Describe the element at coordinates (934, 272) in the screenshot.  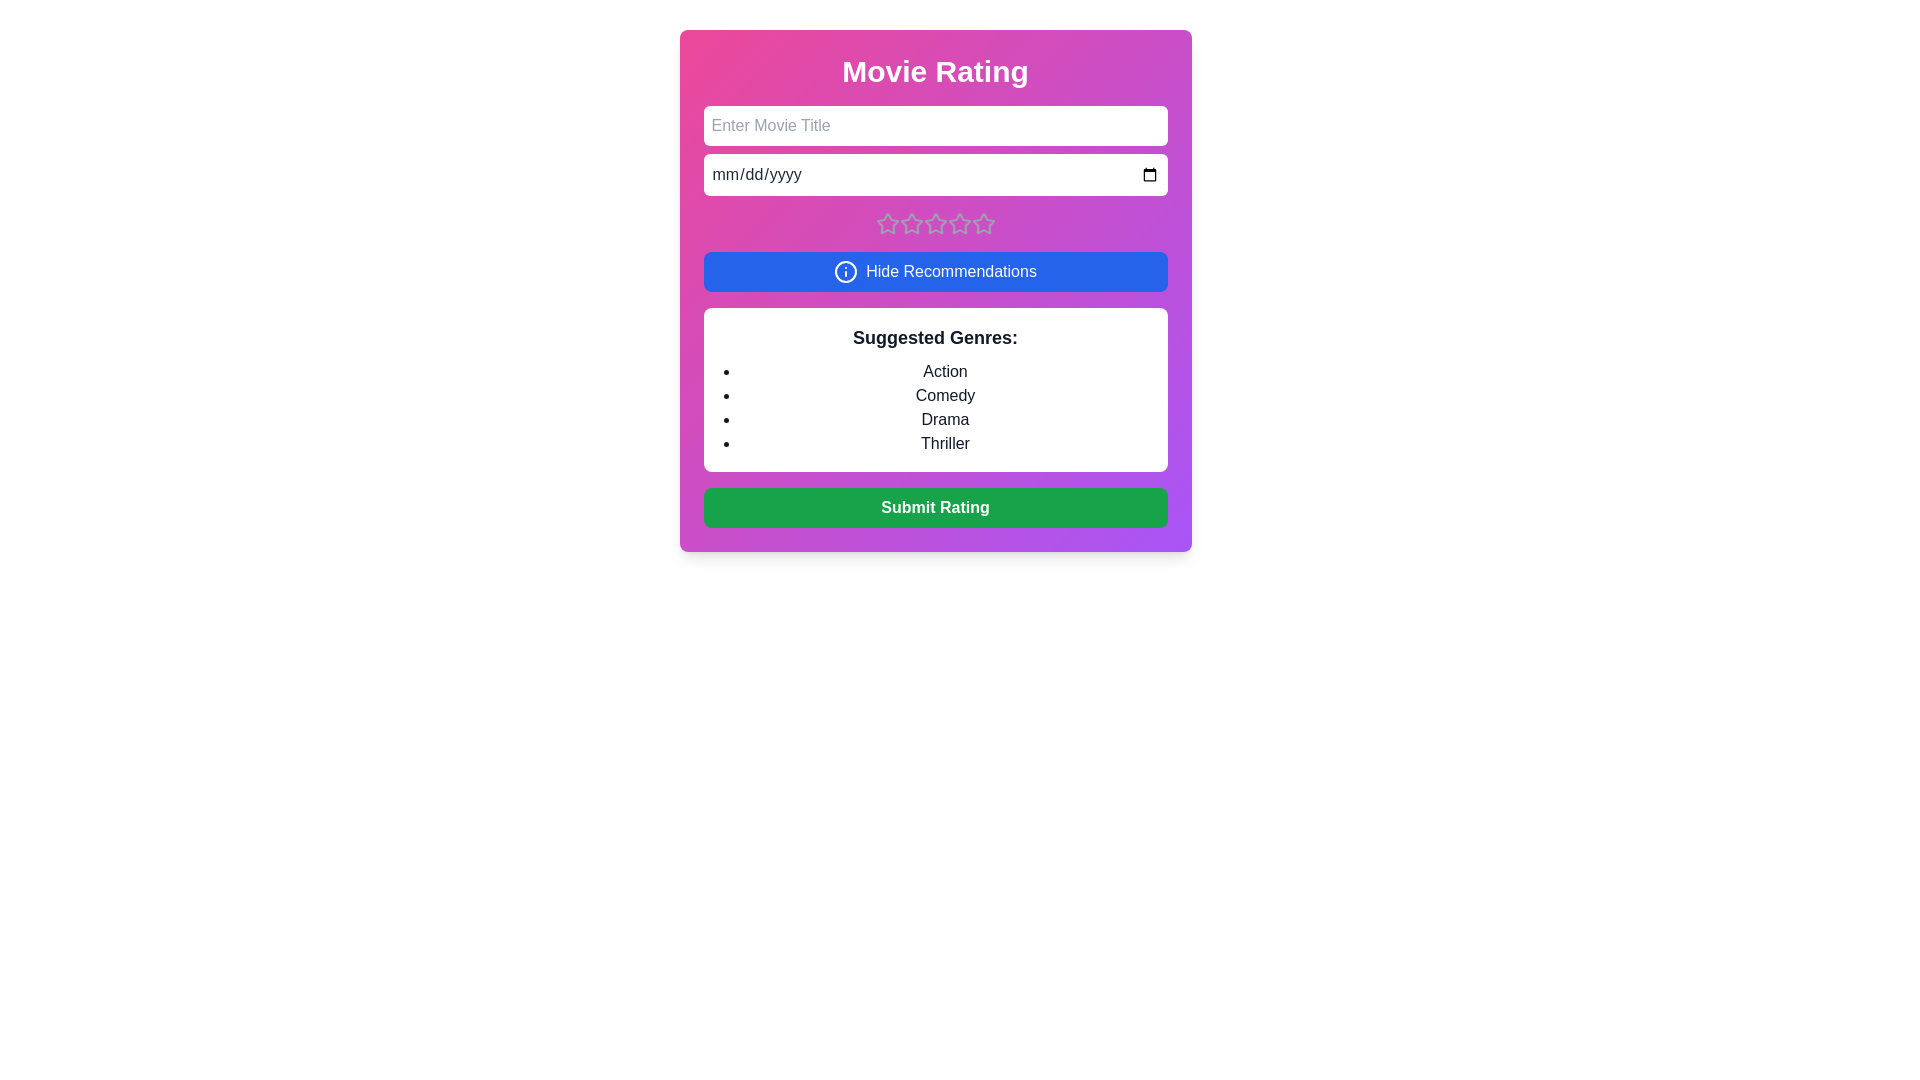
I see `the 'Hide Recommendations' button to toggle the visibility of the recommendations section` at that location.